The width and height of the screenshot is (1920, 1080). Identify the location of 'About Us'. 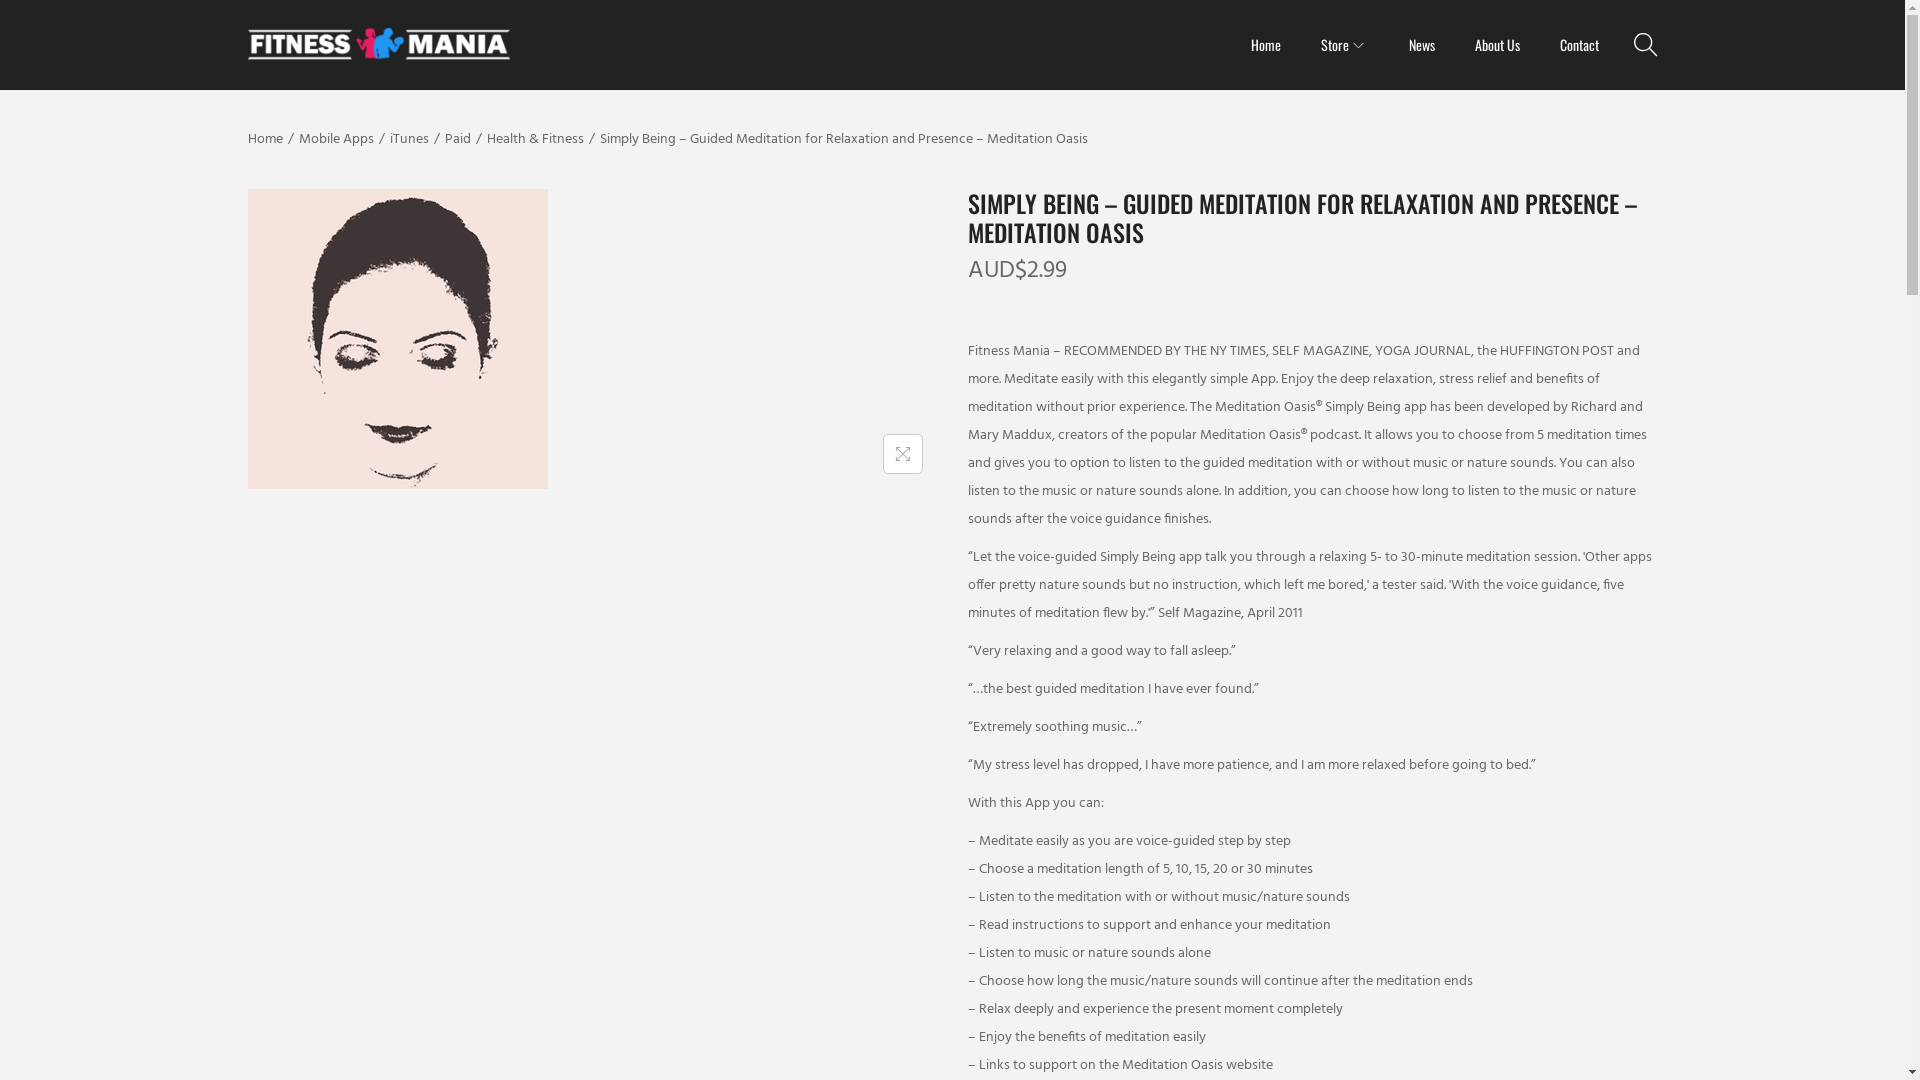
(1473, 45).